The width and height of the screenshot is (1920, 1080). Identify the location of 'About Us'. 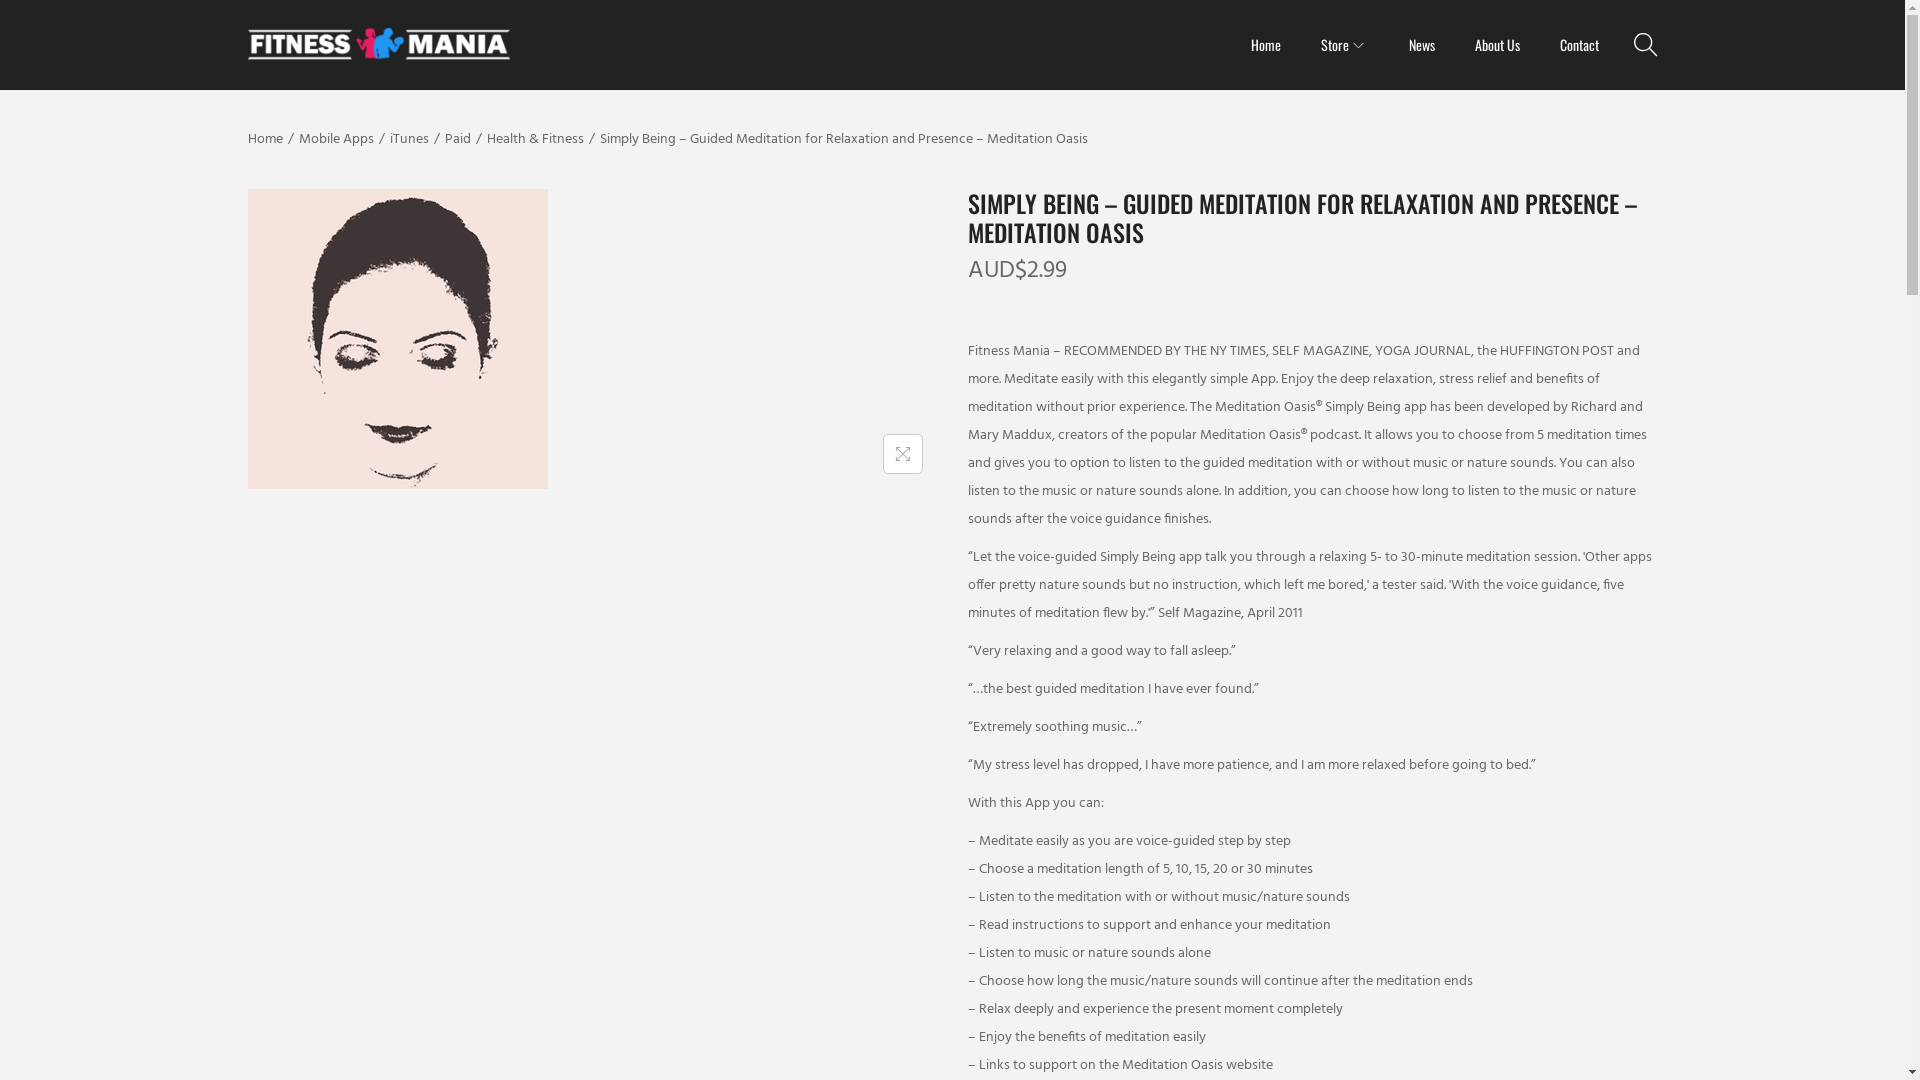
(1473, 45).